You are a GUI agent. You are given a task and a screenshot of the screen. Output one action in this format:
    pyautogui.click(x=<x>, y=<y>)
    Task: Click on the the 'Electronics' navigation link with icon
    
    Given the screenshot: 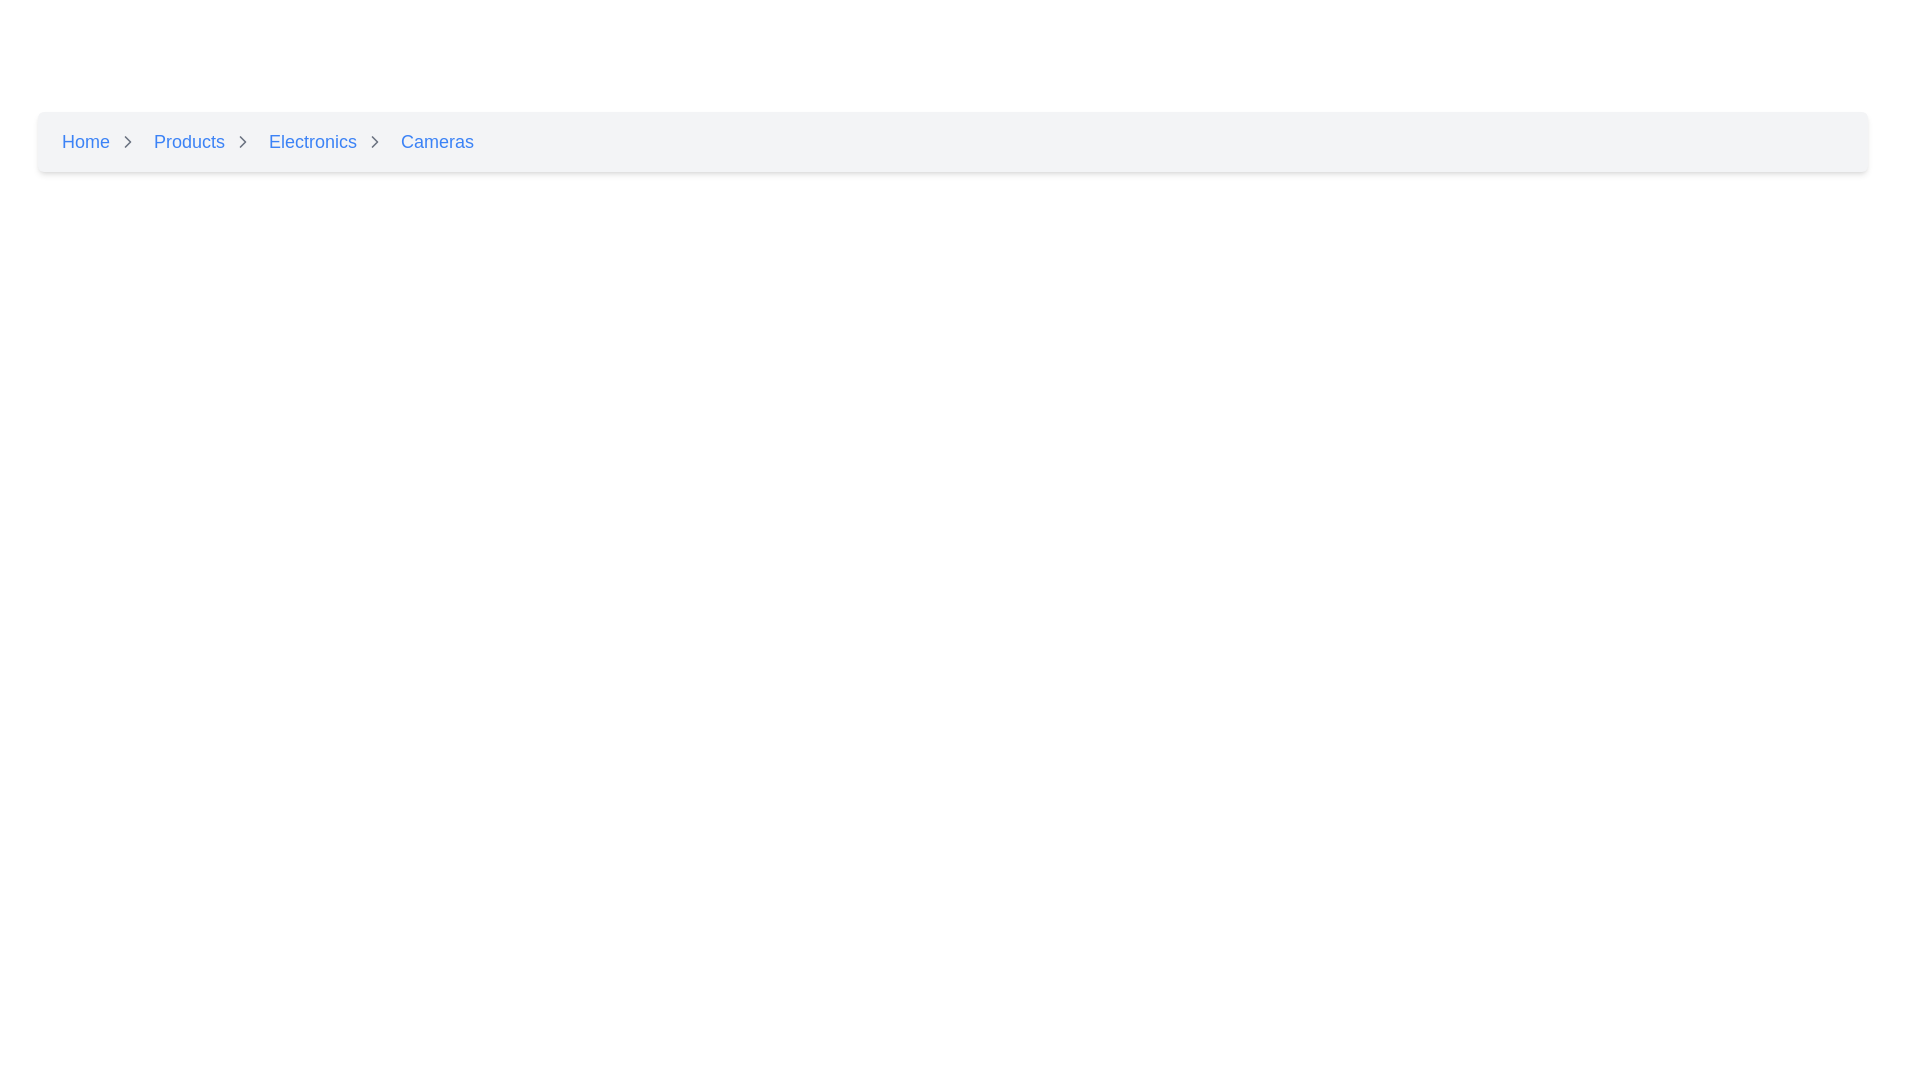 What is the action you would take?
    pyautogui.click(x=331, y=141)
    